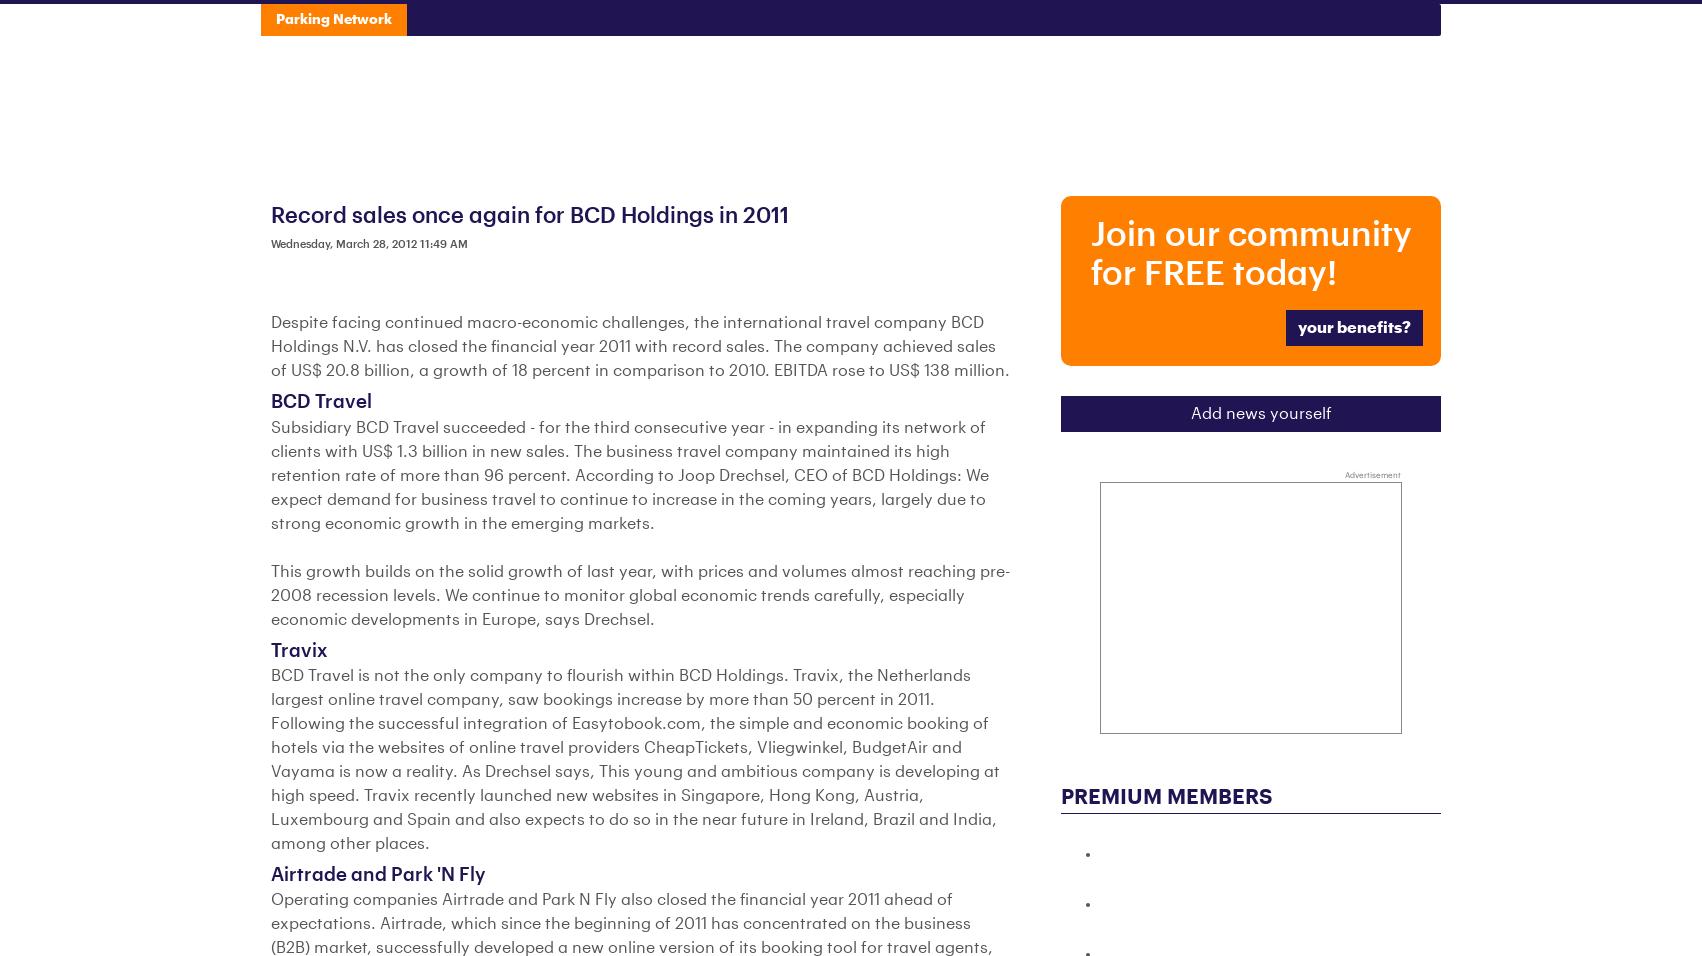 The height and width of the screenshot is (956, 1702). Describe the element at coordinates (1160, 24) in the screenshot. I see `'Webinars'` at that location.